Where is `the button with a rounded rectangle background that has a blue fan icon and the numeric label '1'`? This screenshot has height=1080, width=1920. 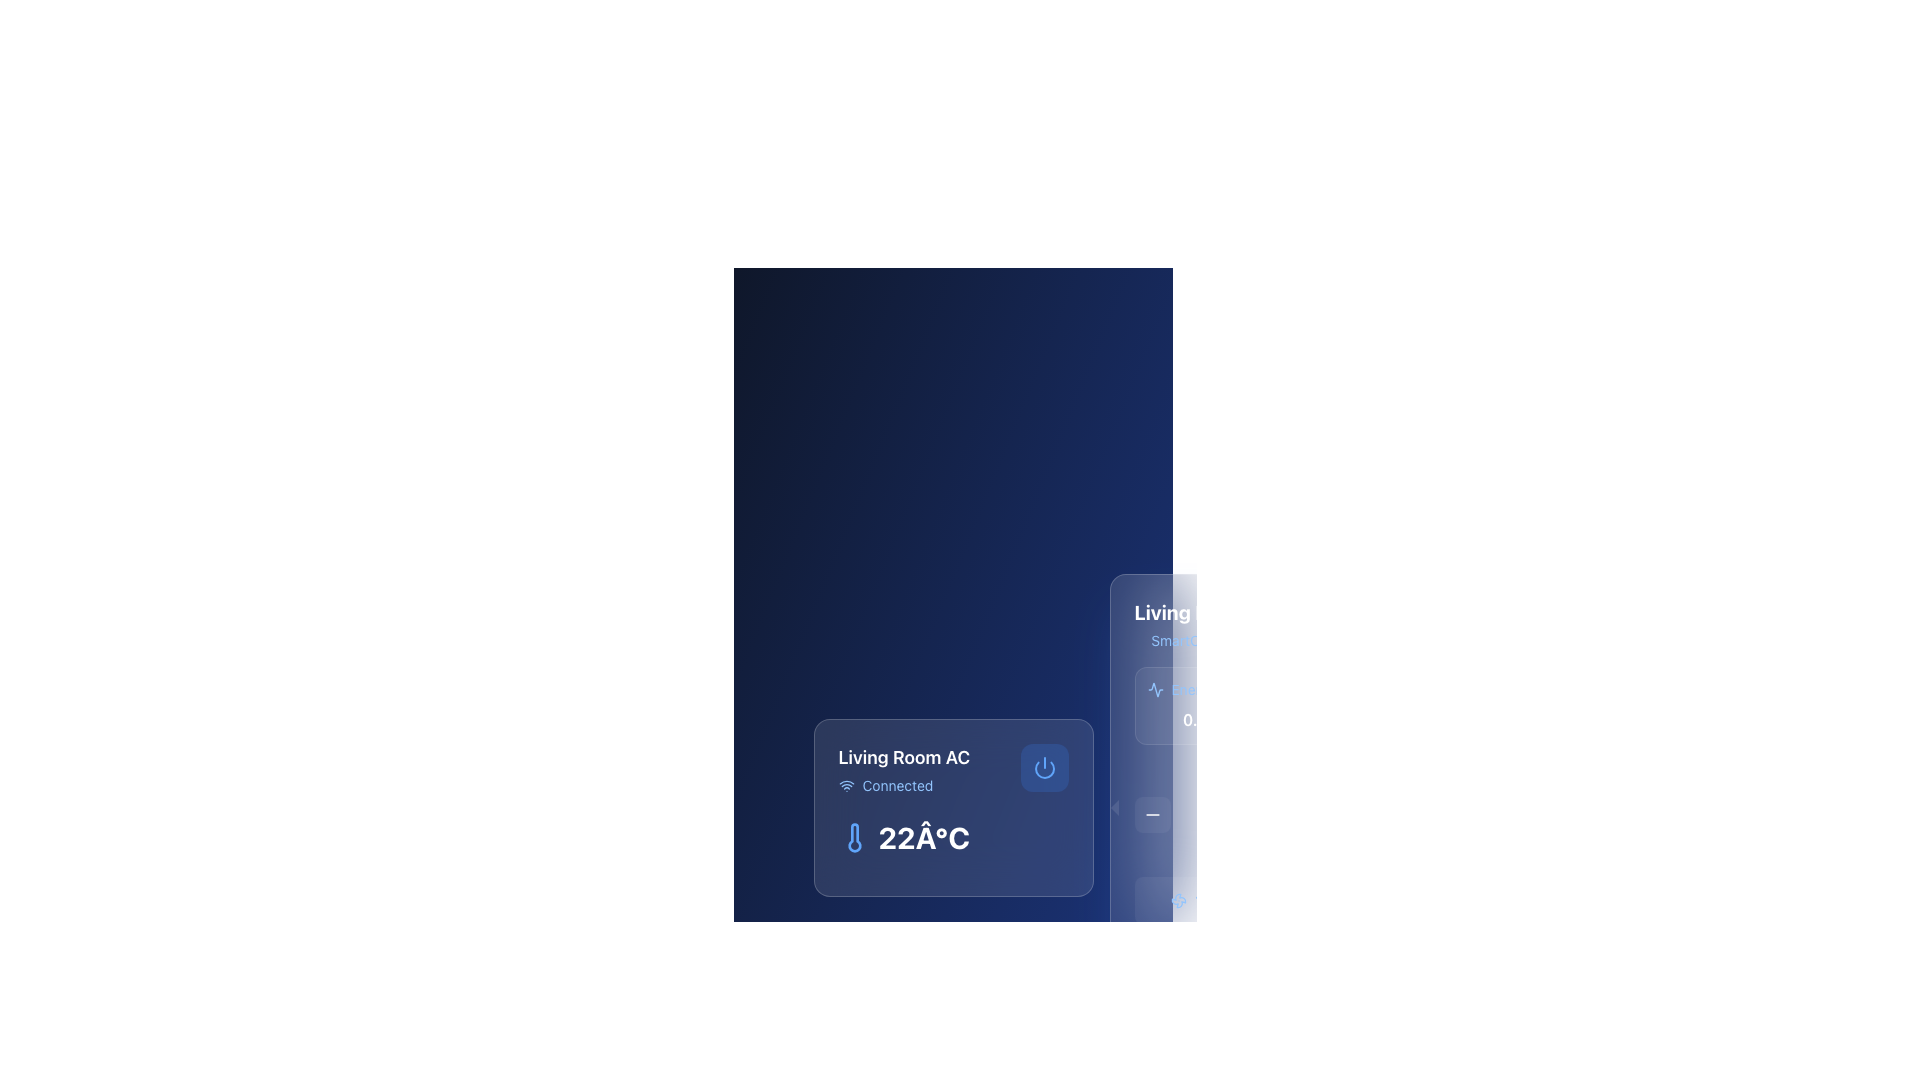
the button with a rounded rectangle background that has a blue fan icon and the numeric label '1' is located at coordinates (1186, 901).